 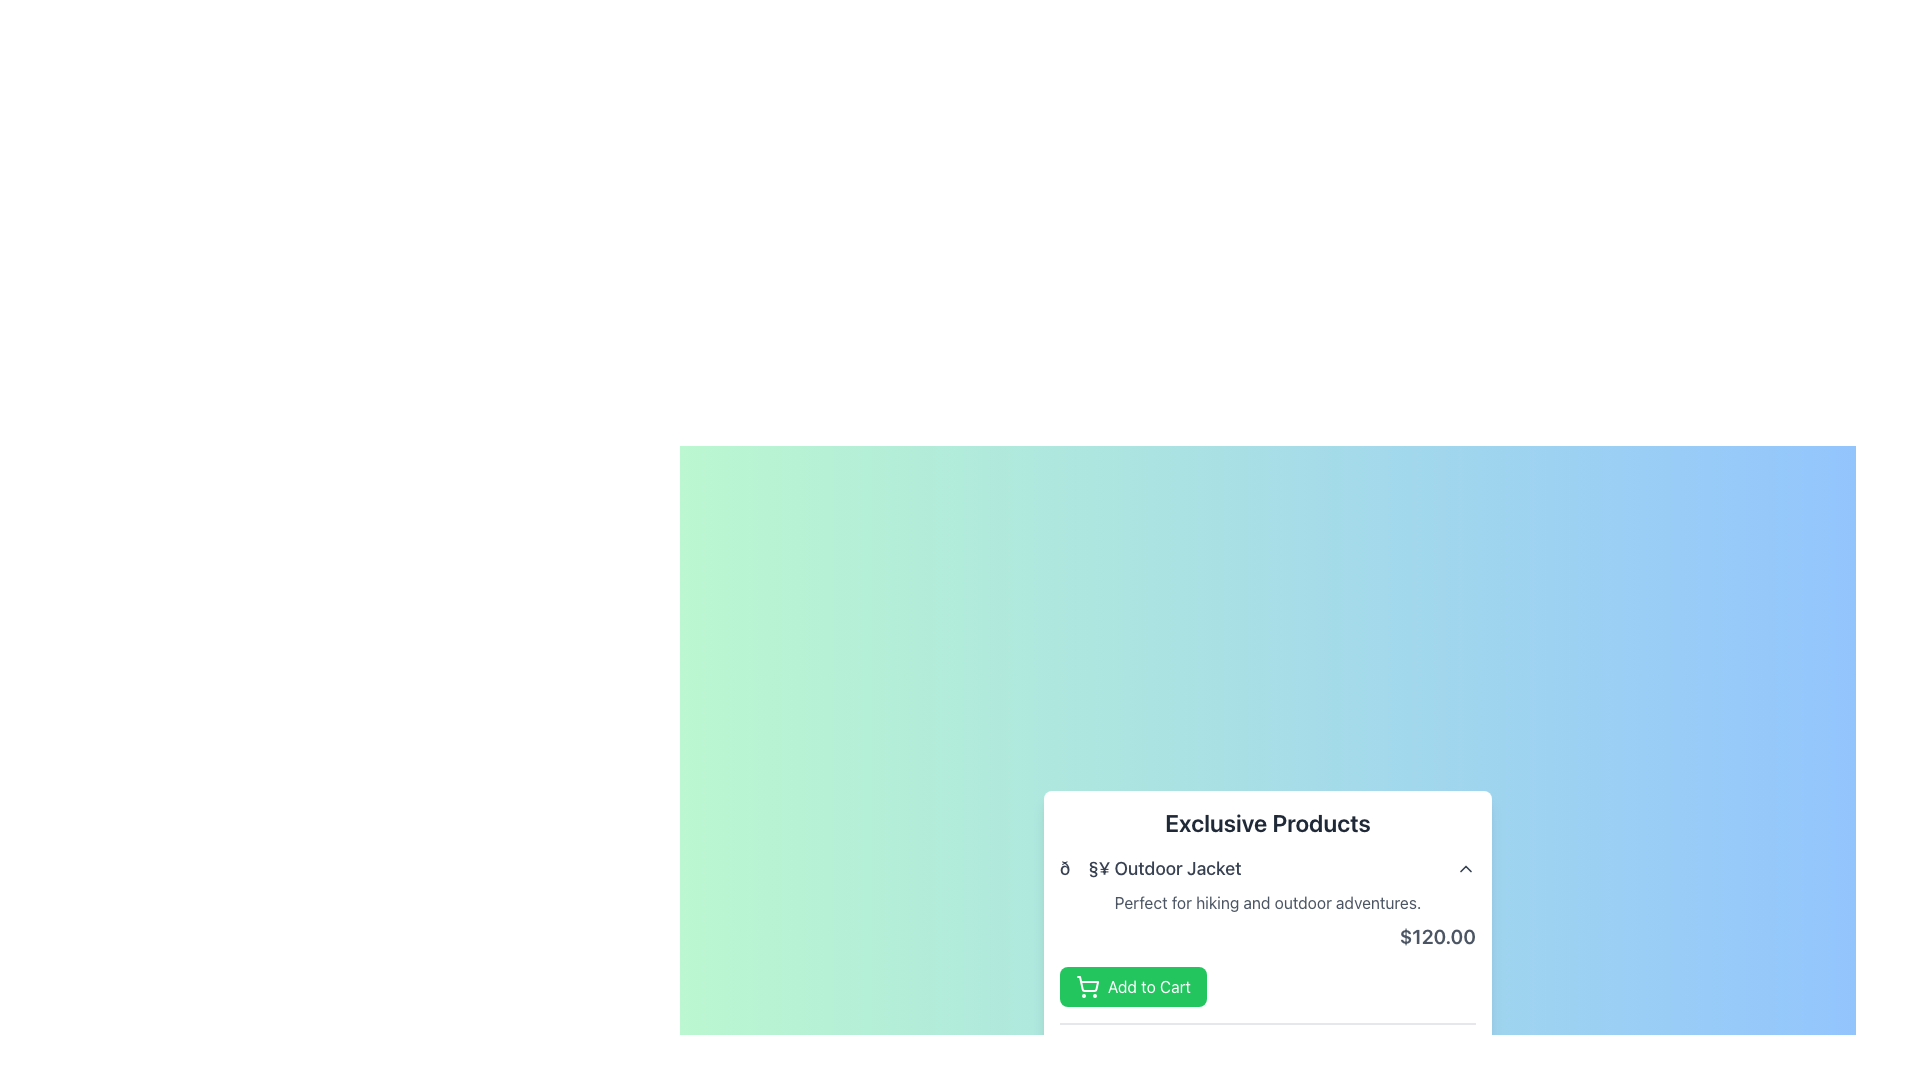 What do you see at coordinates (1133, 986) in the screenshot?
I see `the add to cart button located at the lower center of the product details card to change its appearance` at bounding box center [1133, 986].